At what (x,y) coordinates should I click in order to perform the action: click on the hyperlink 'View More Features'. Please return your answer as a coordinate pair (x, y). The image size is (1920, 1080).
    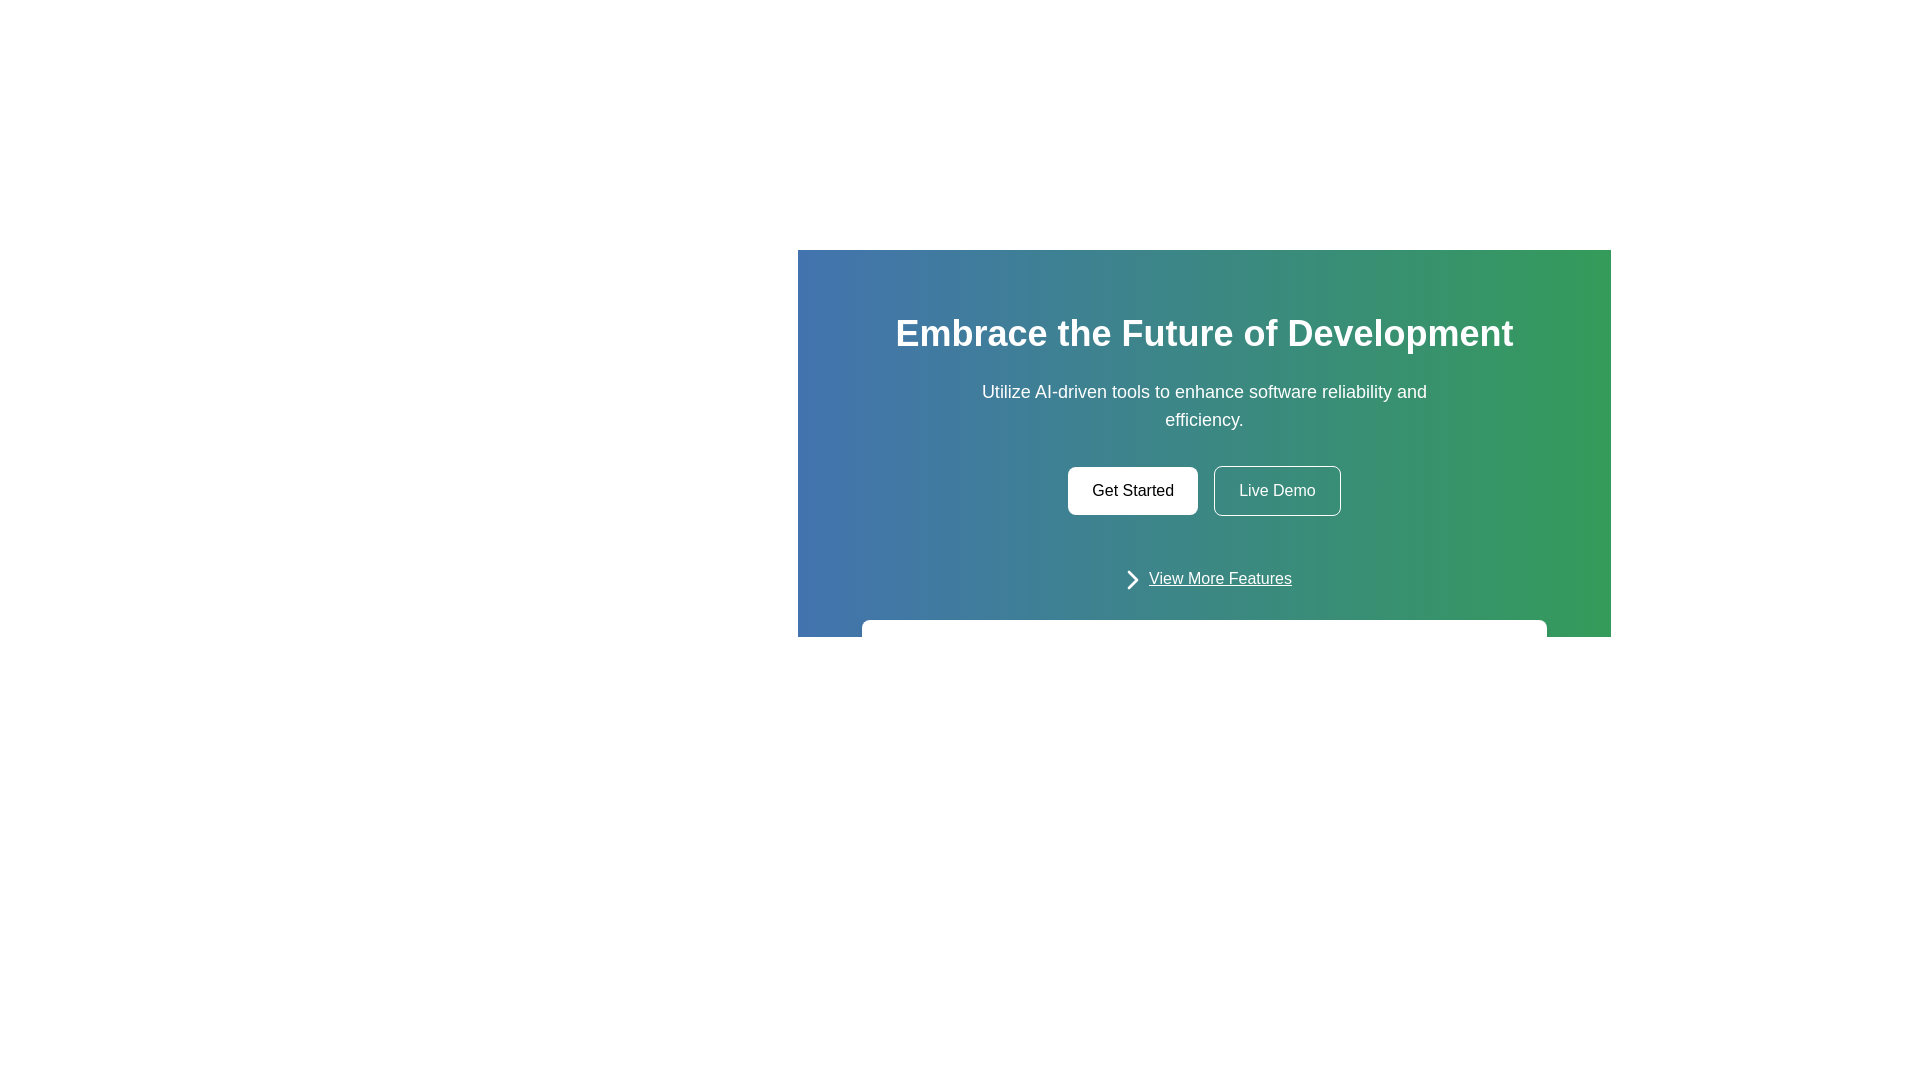
    Looking at the image, I should click on (1219, 578).